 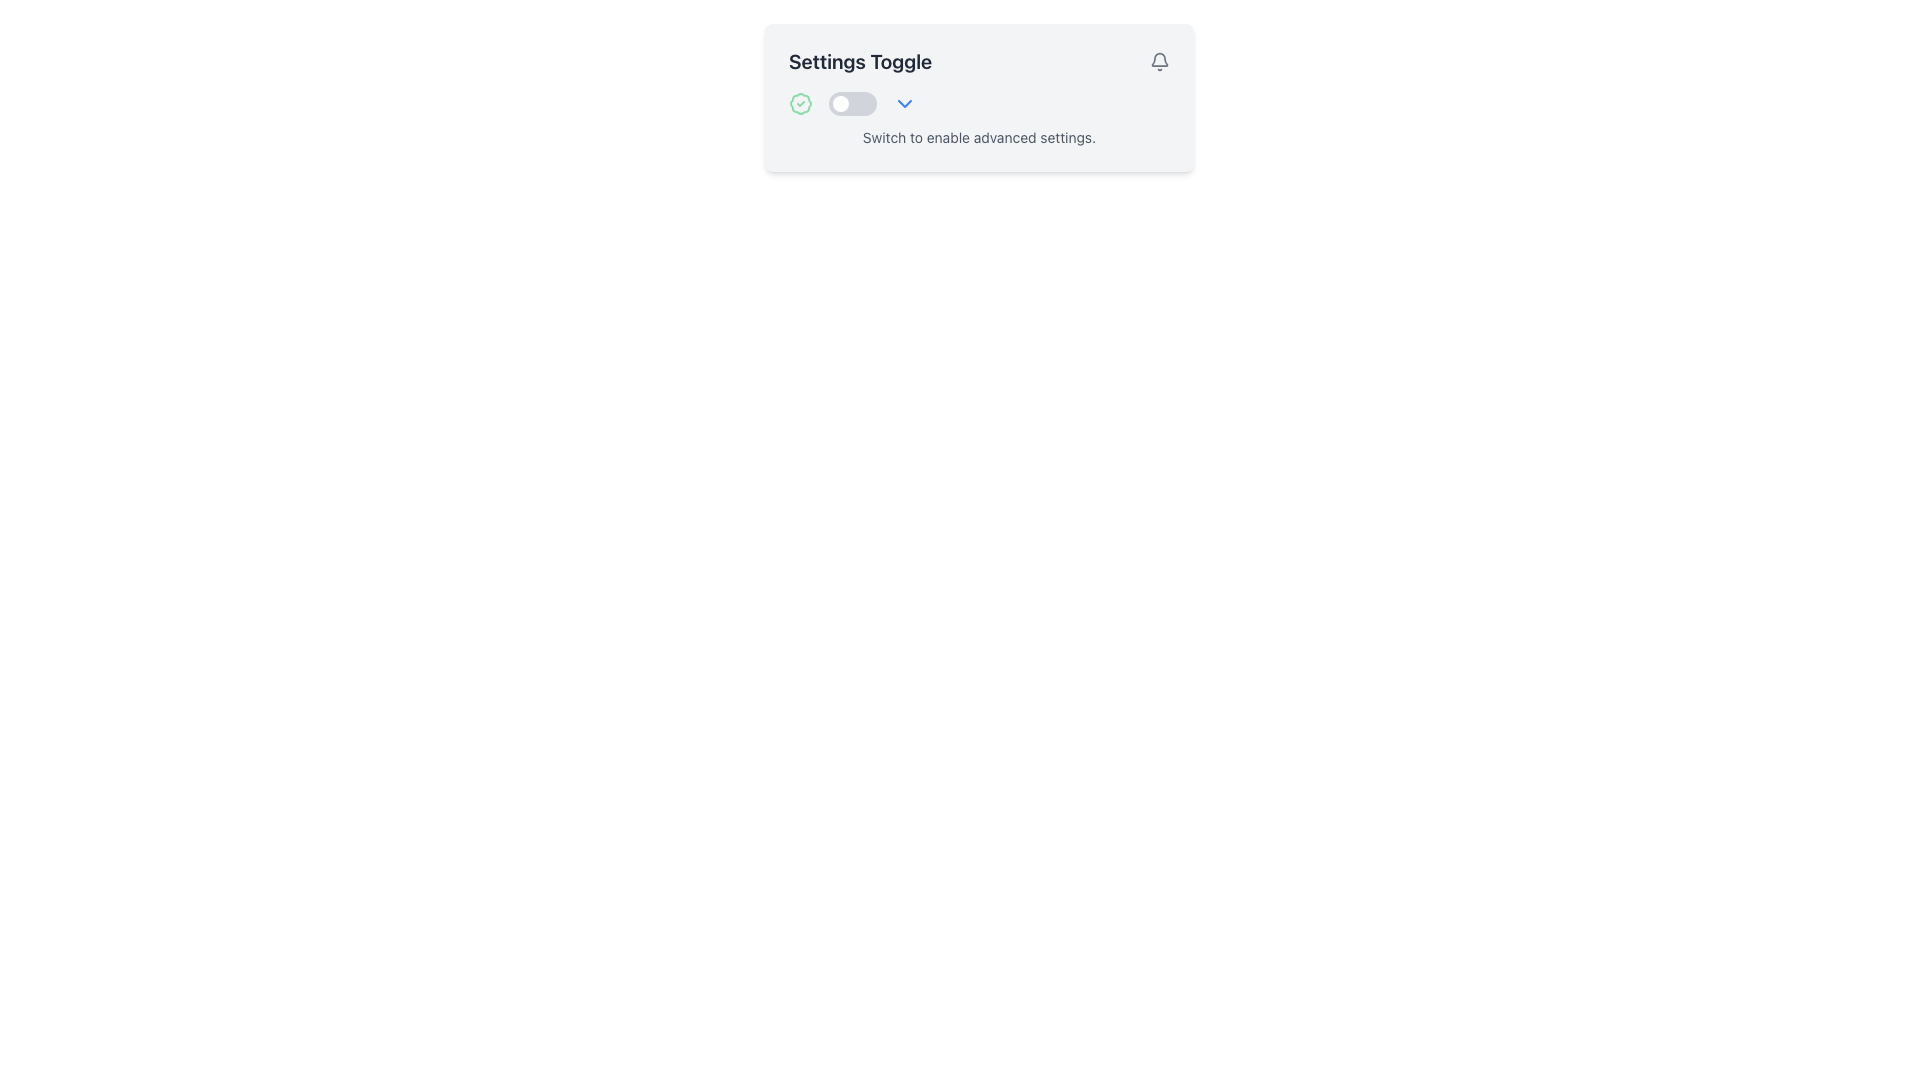 What do you see at coordinates (979, 137) in the screenshot?
I see `the descriptive text label below the toggle switch to associate it with the toggle functionality` at bounding box center [979, 137].